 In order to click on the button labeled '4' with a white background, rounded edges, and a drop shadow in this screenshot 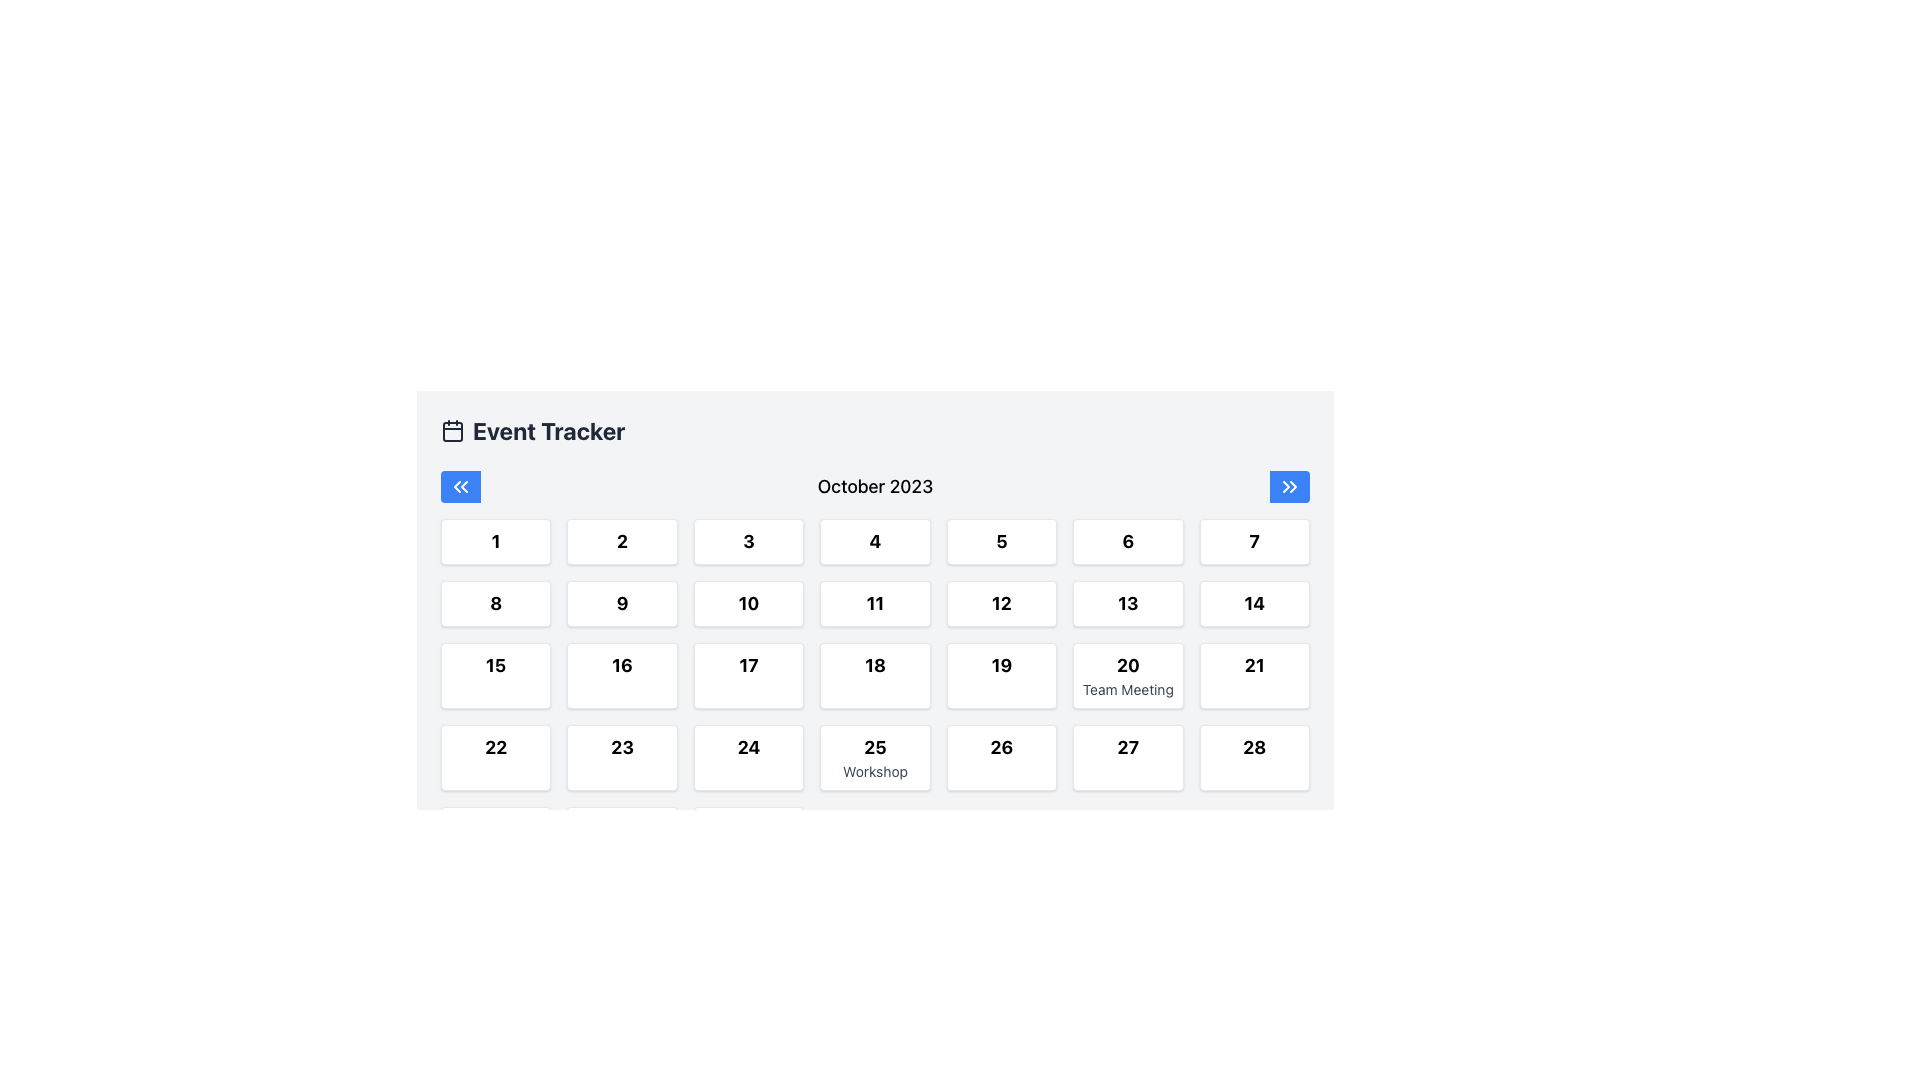, I will do `click(875, 542)`.